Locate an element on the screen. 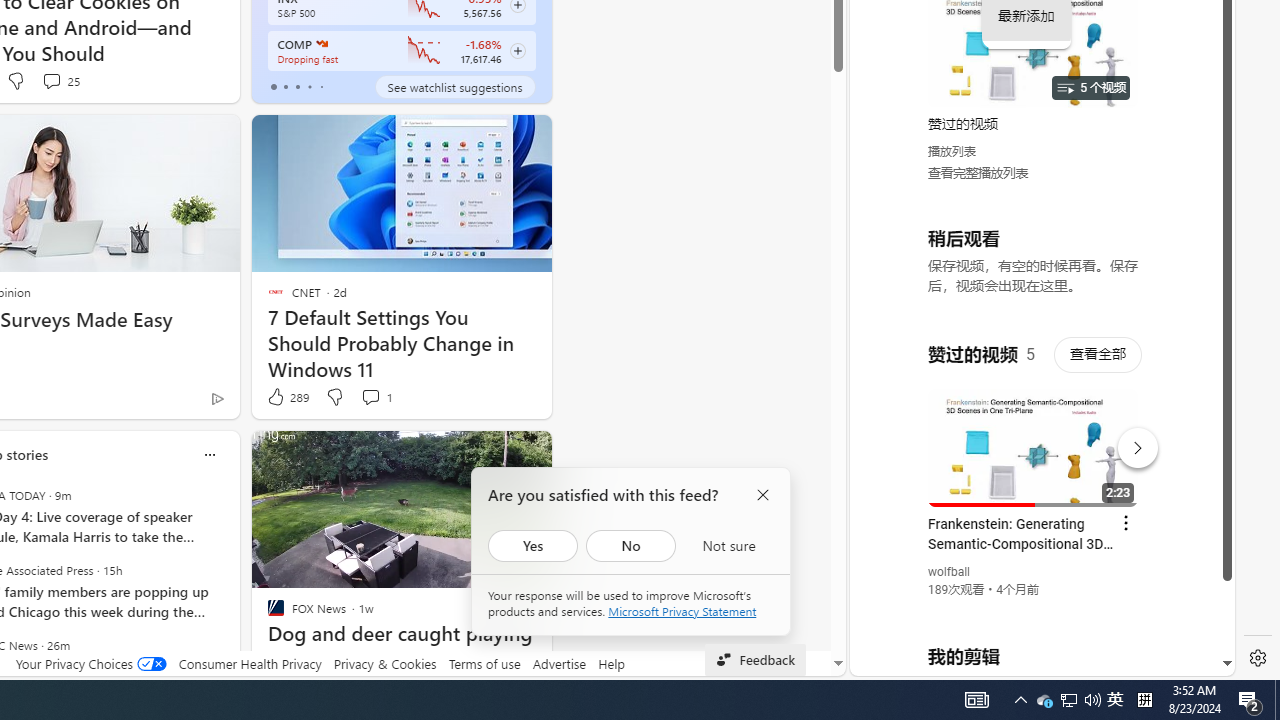  'View comments 25 Comment' is located at coordinates (51, 80).